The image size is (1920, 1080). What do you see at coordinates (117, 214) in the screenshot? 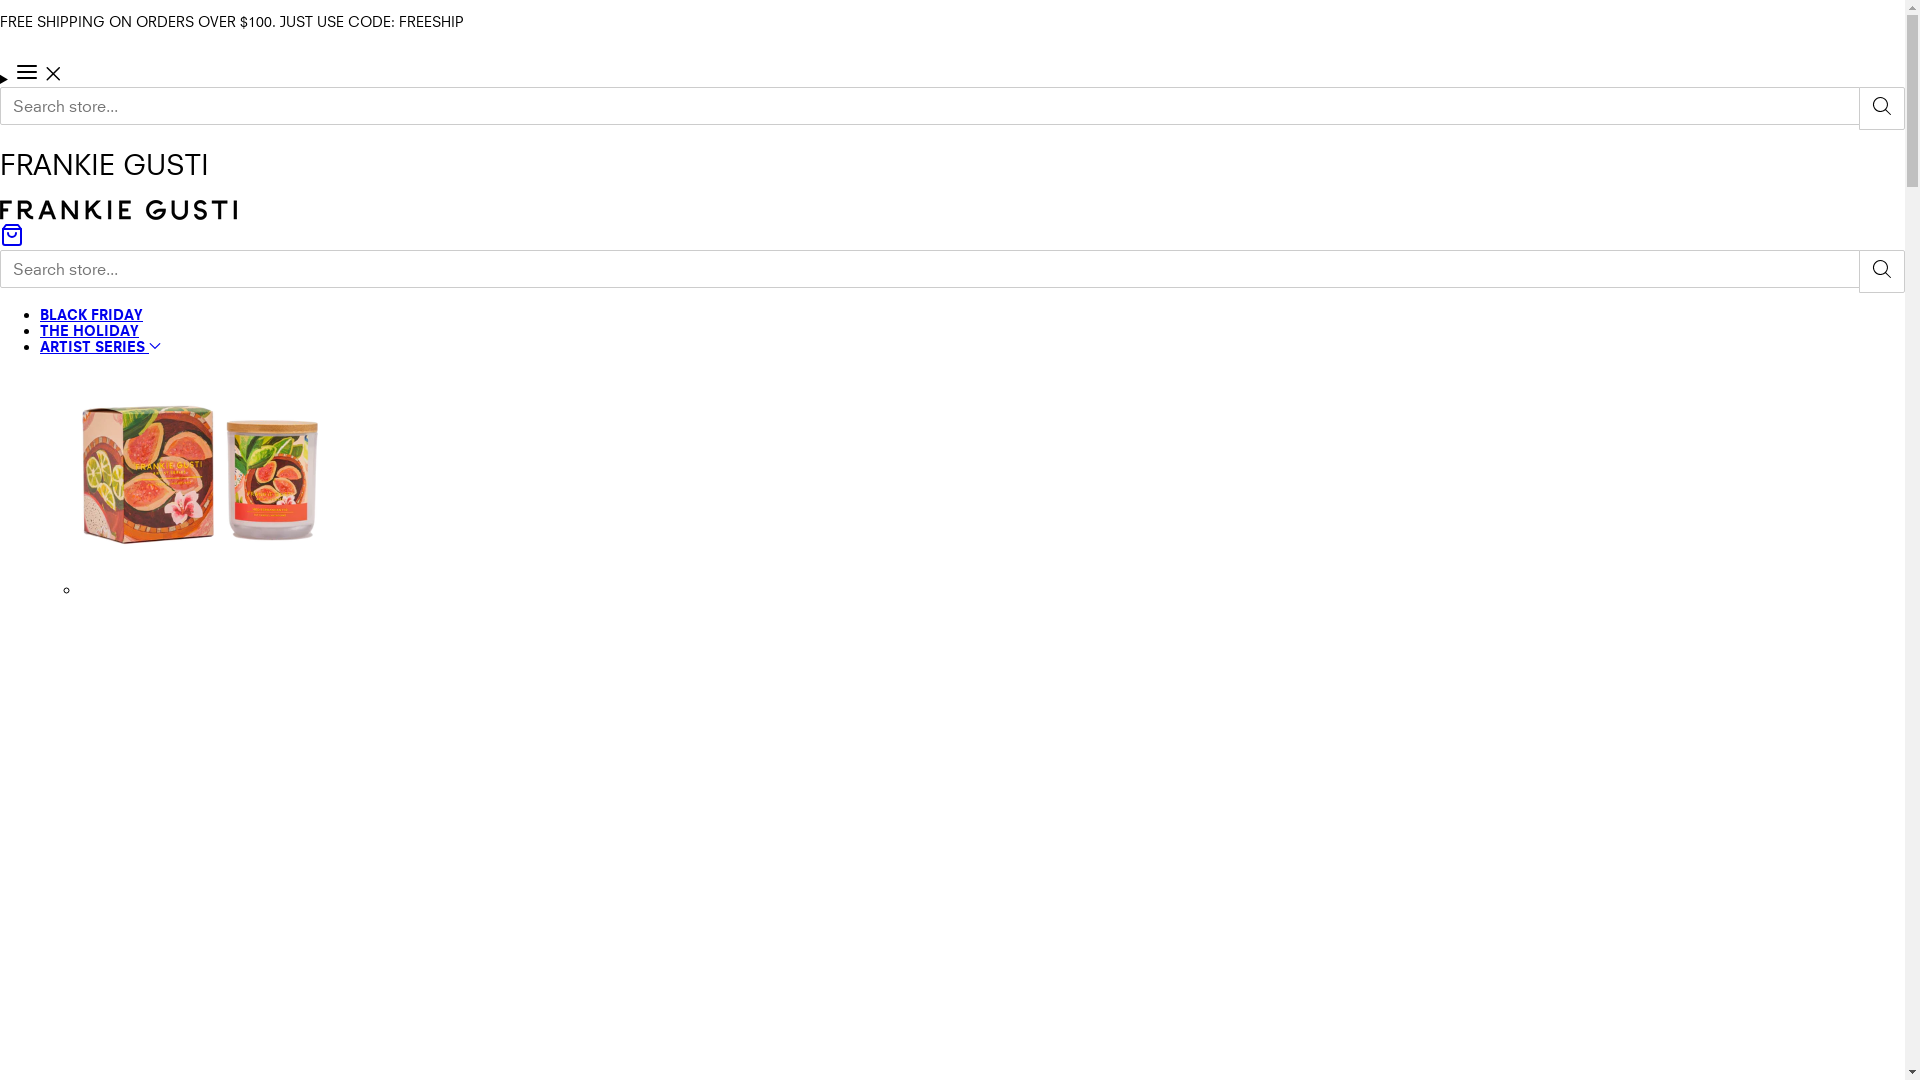
I see `'FRANKIE GUSTI'` at bounding box center [117, 214].